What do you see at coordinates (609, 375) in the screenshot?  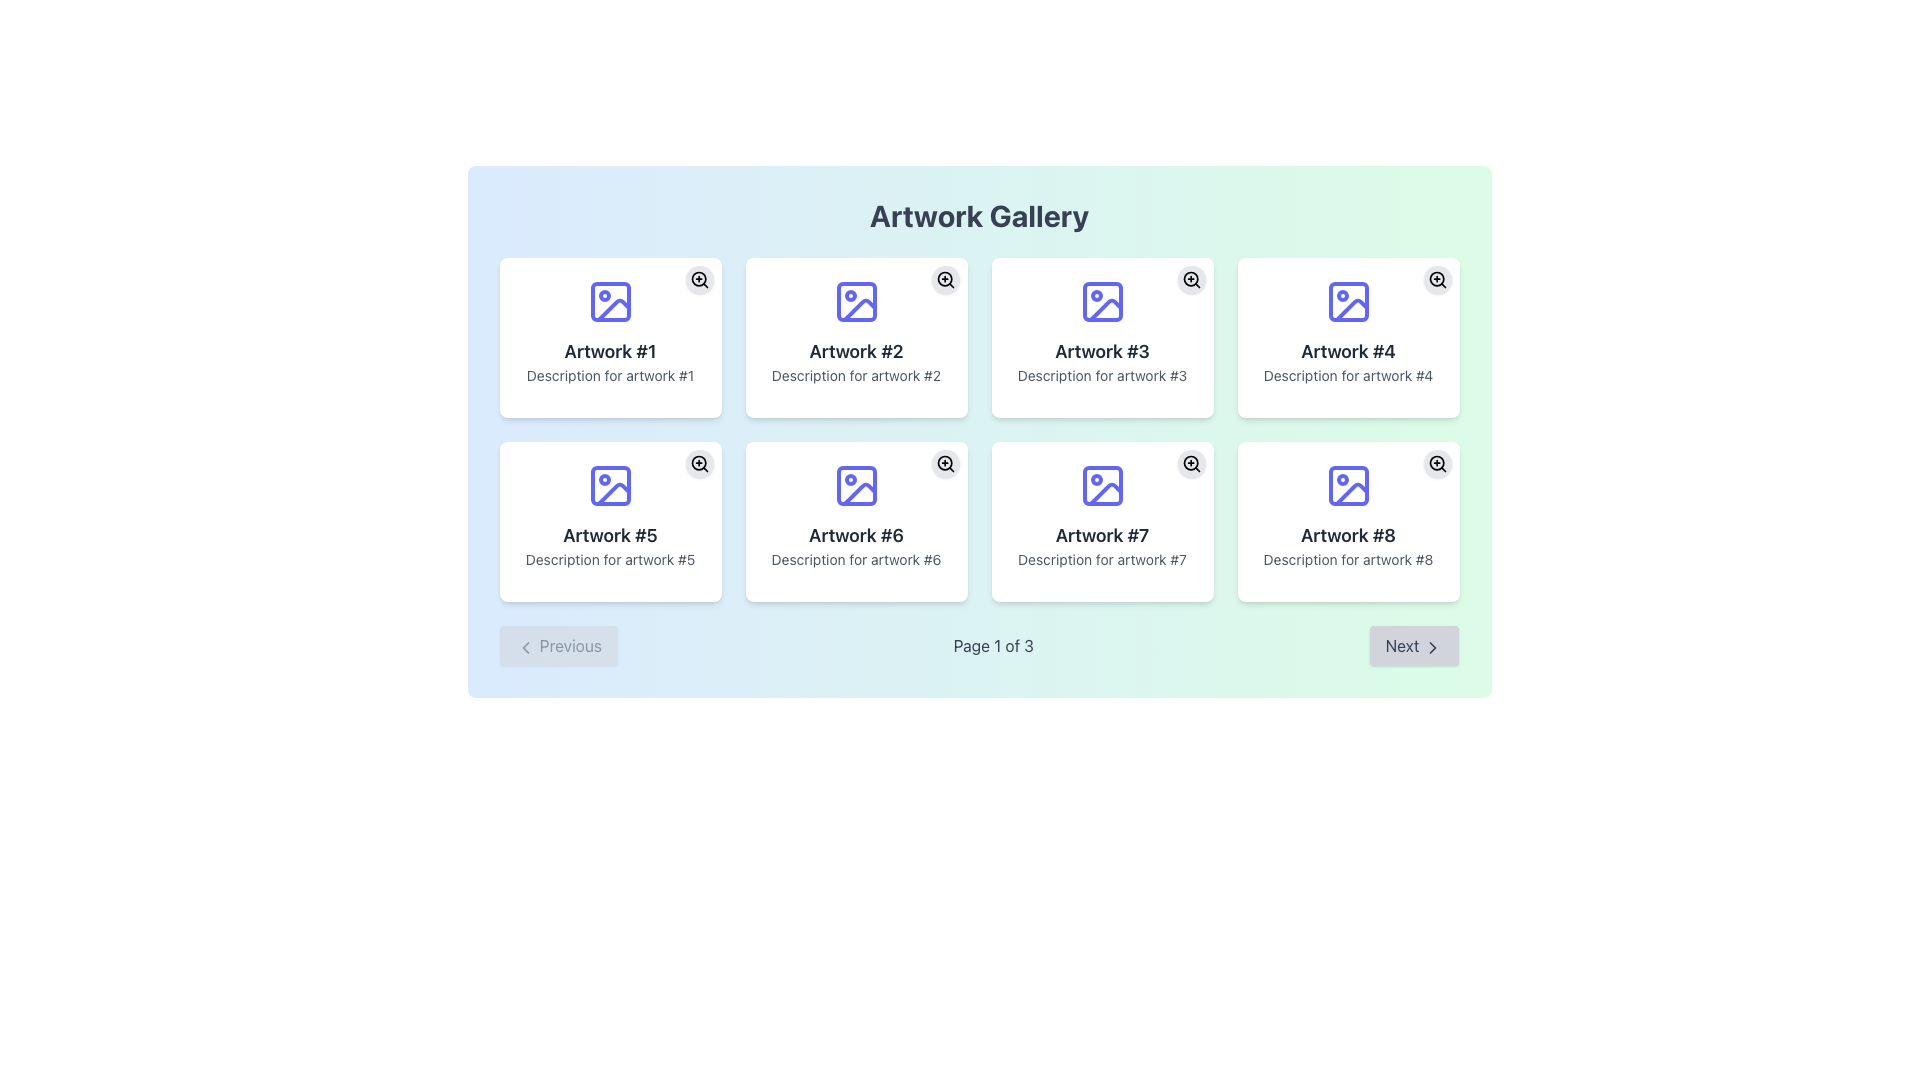 I see `descriptive text field located in the card labeled 'Artwork #1', positioned directly beneath the title 'Artwork #1'` at bounding box center [609, 375].